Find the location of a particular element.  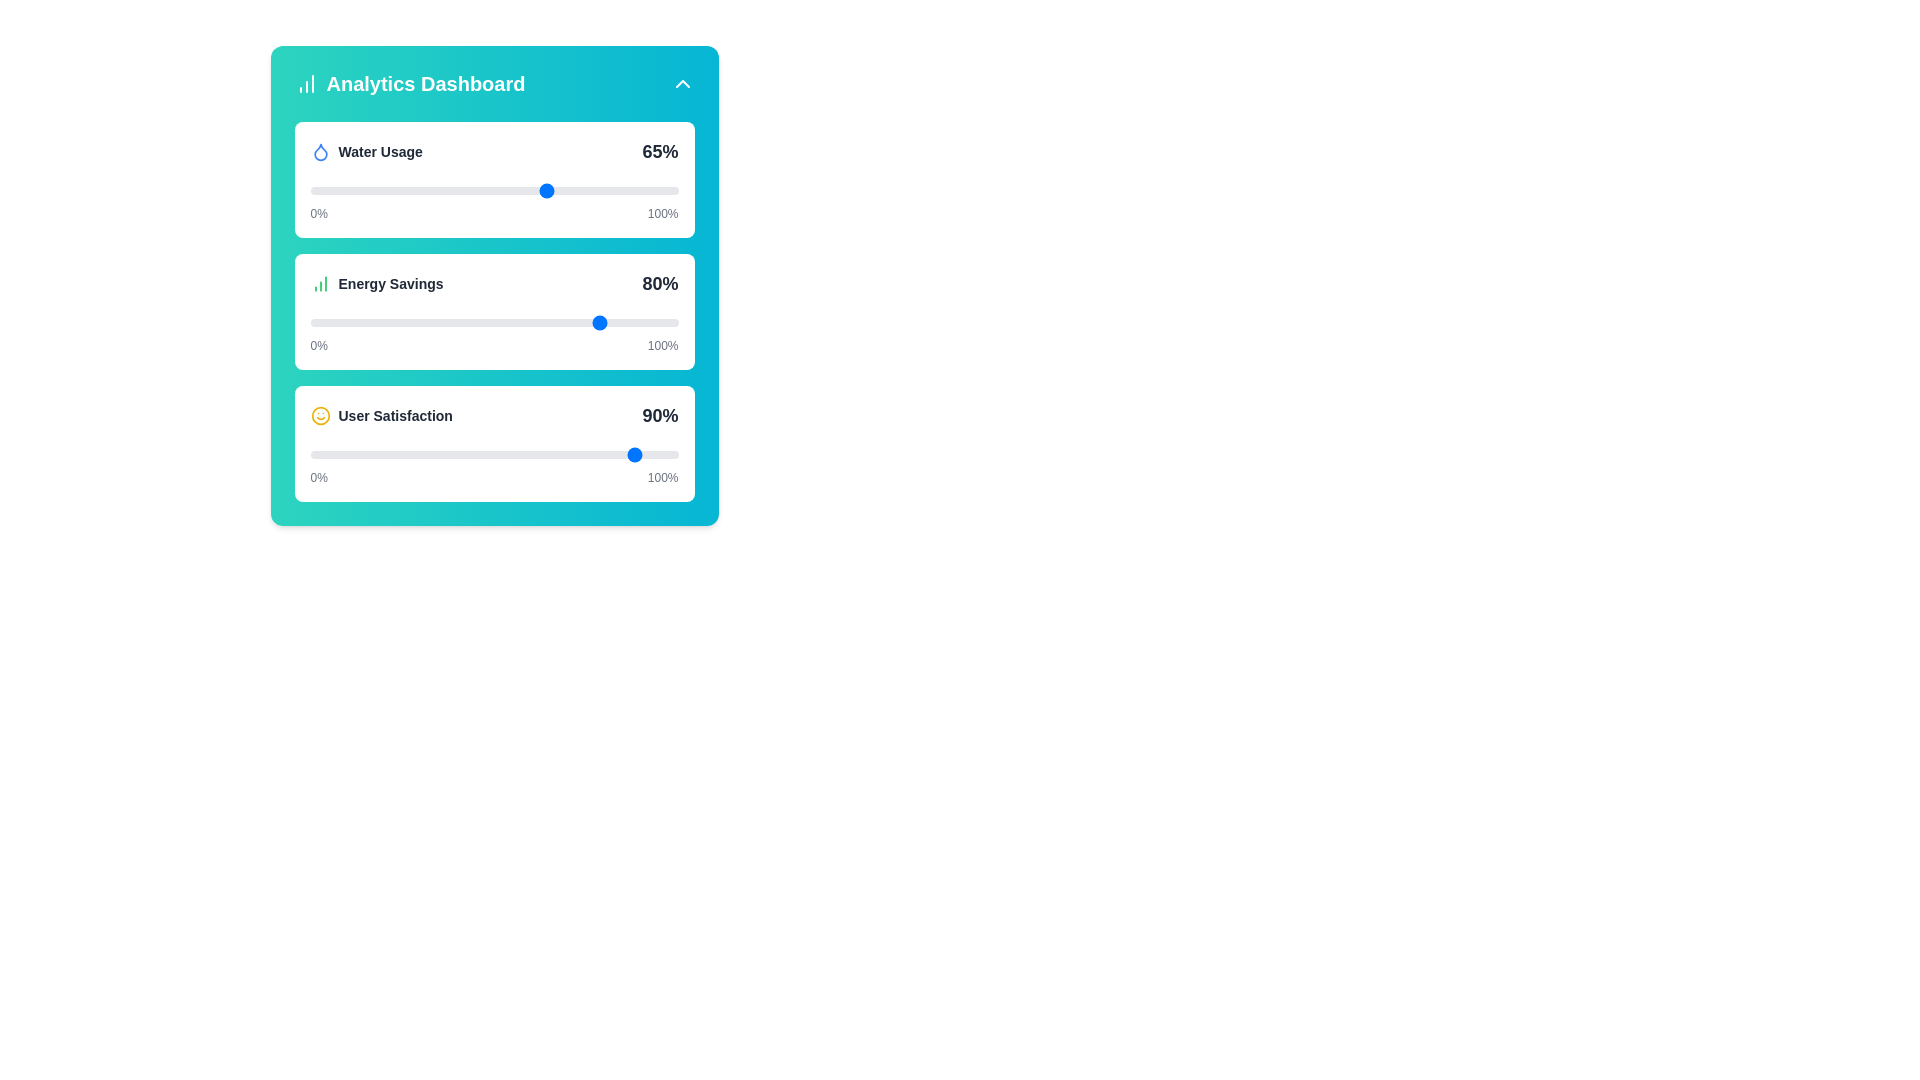

the 'Energy Savings' label with icon, which is styled with a small, bold font and features a green icon symbolizing increasing columns, located centrally in the Analytics Dashboard panel is located at coordinates (377, 284).